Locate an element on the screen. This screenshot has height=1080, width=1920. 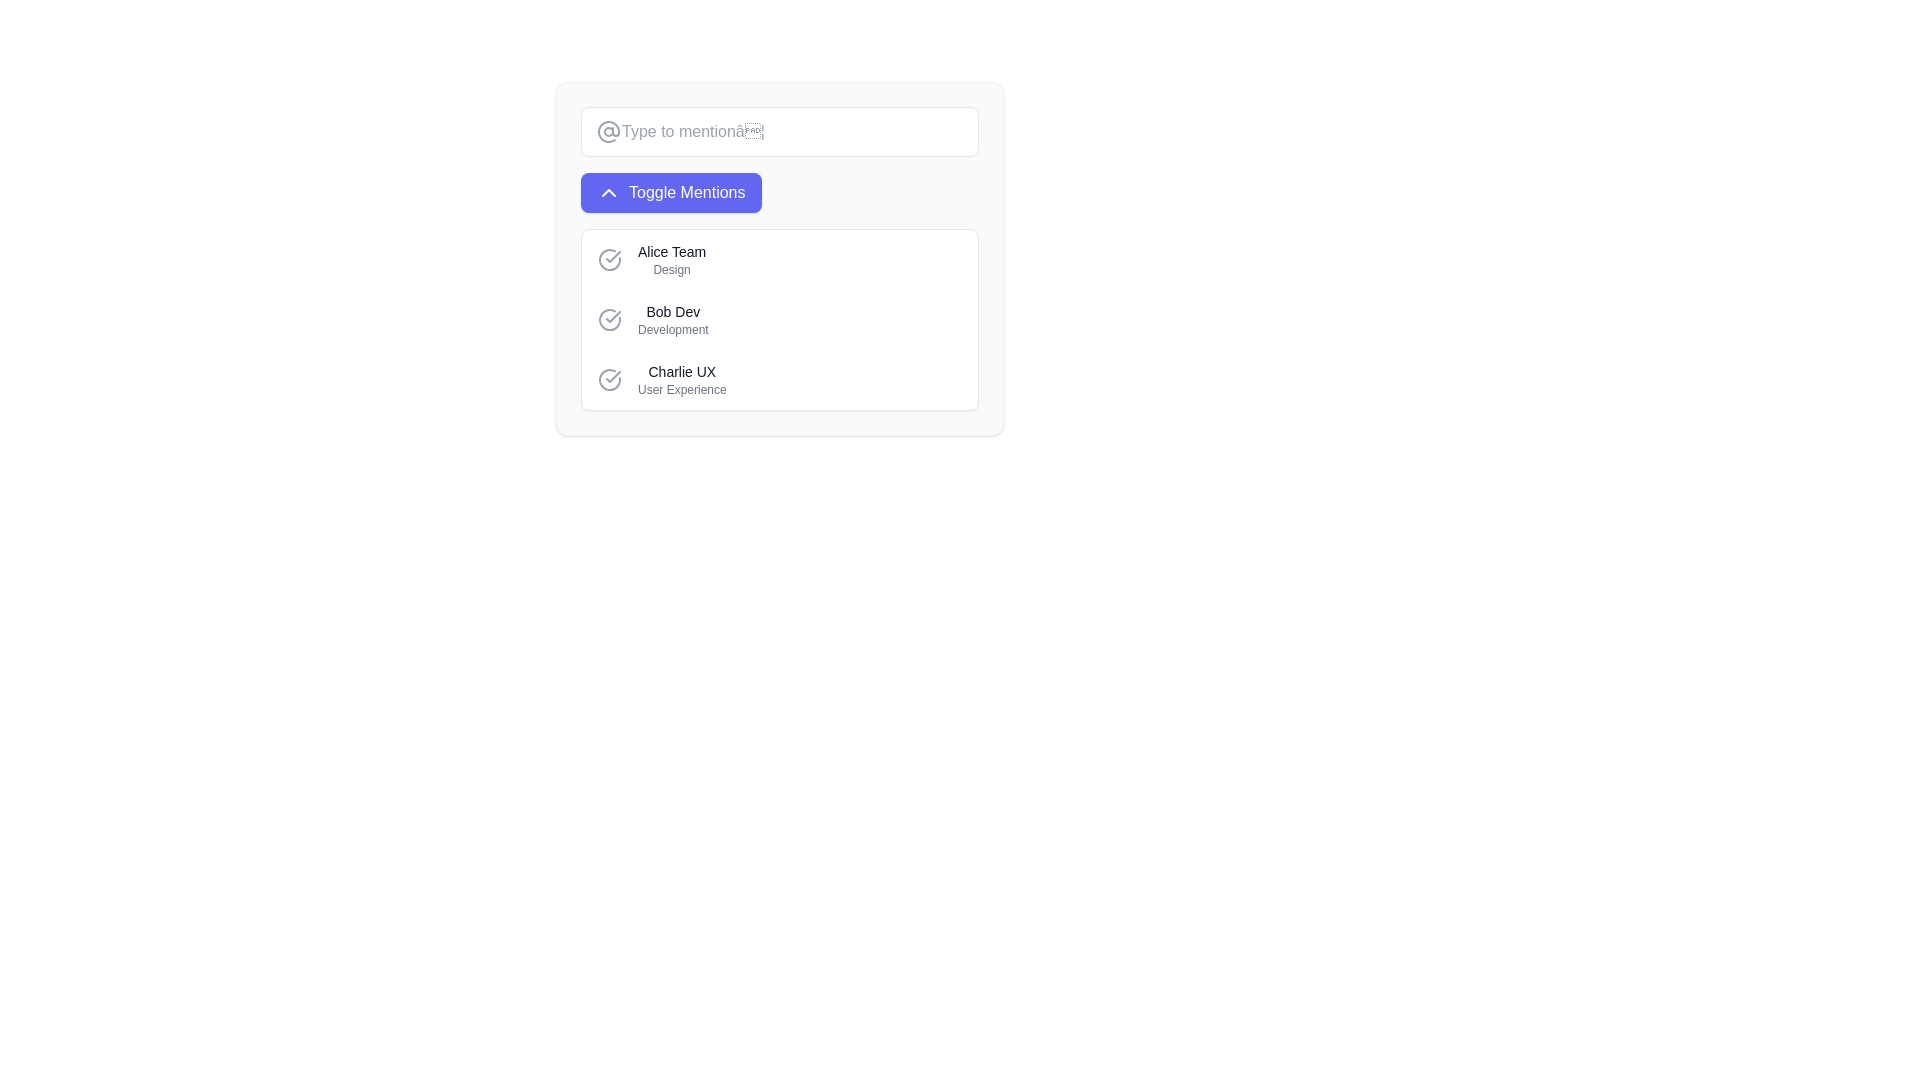
the first list item labeled 'Alice Team' with a circular checkmark is located at coordinates (778, 258).